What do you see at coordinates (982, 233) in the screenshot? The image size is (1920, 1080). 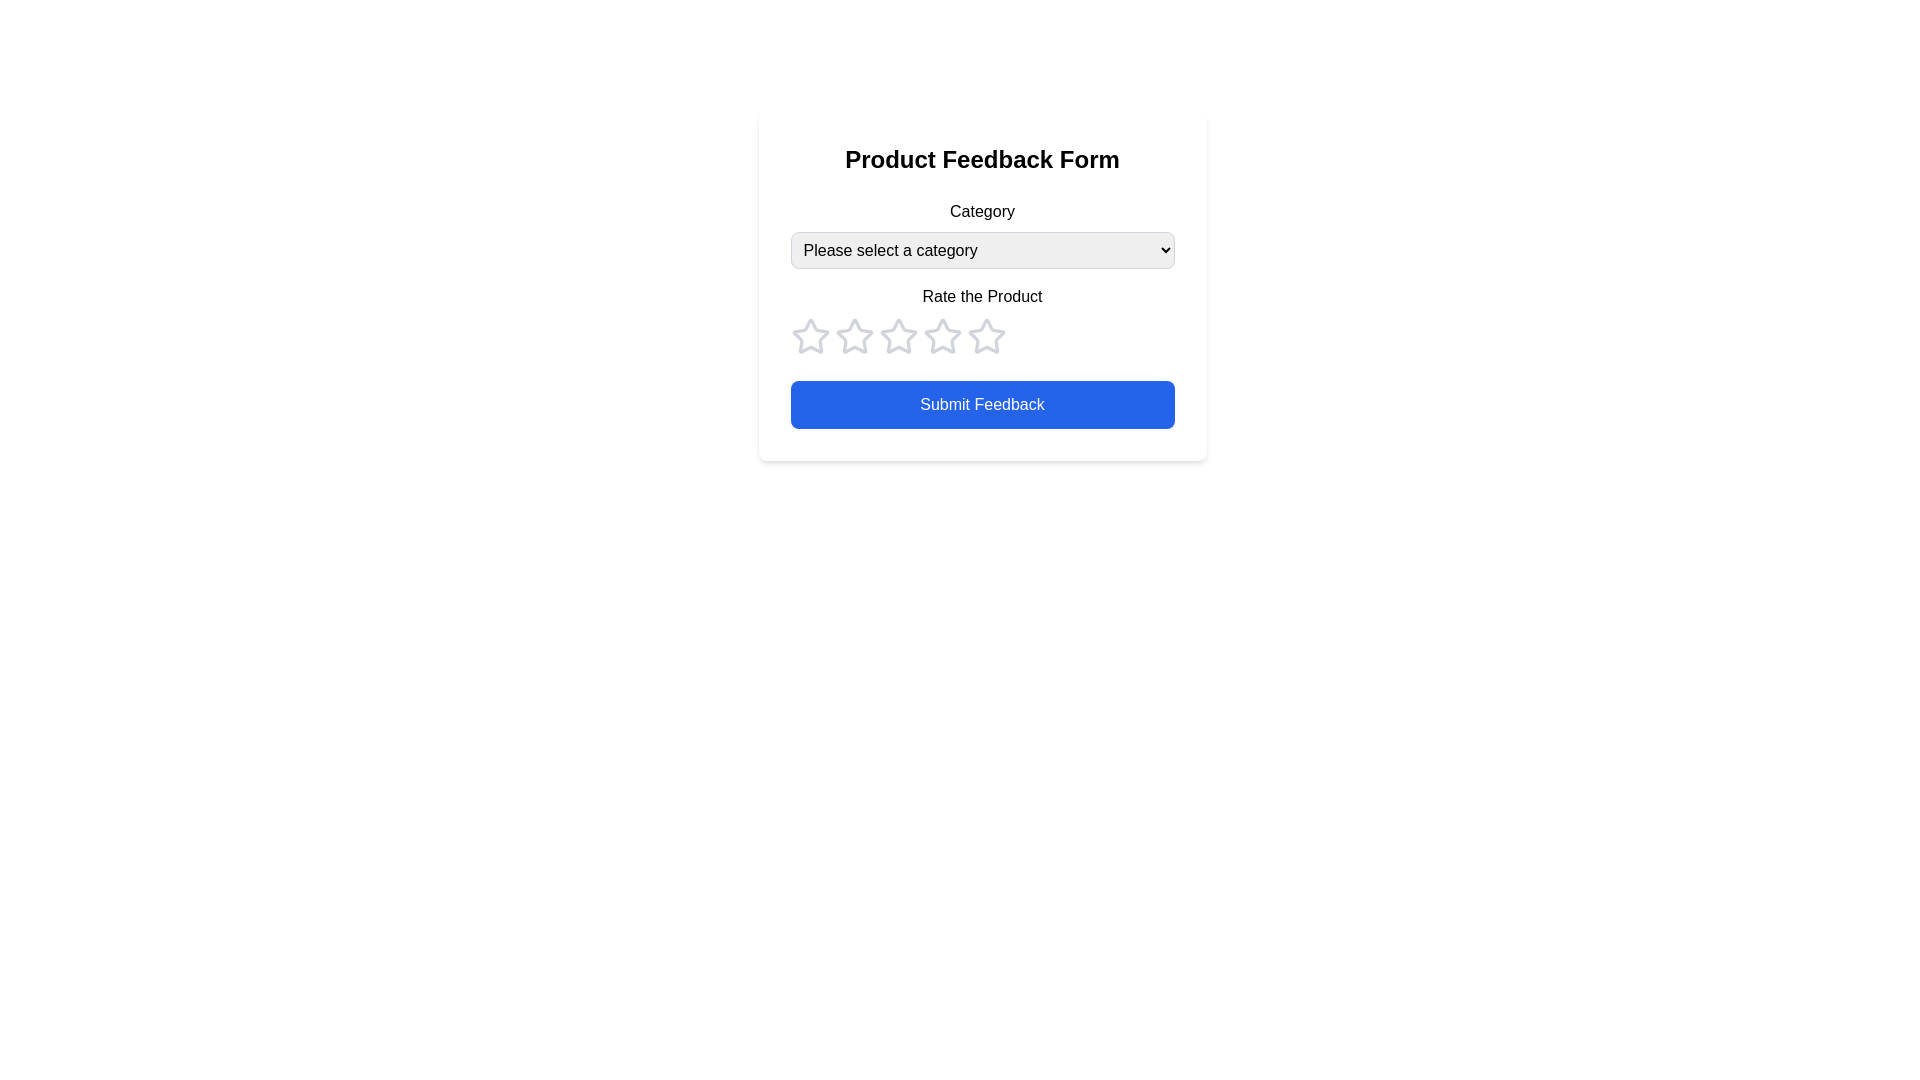 I see `a category from the 'Category' dropdown menu located in the 'Product Feedback Form' section by clicking on it` at bounding box center [982, 233].